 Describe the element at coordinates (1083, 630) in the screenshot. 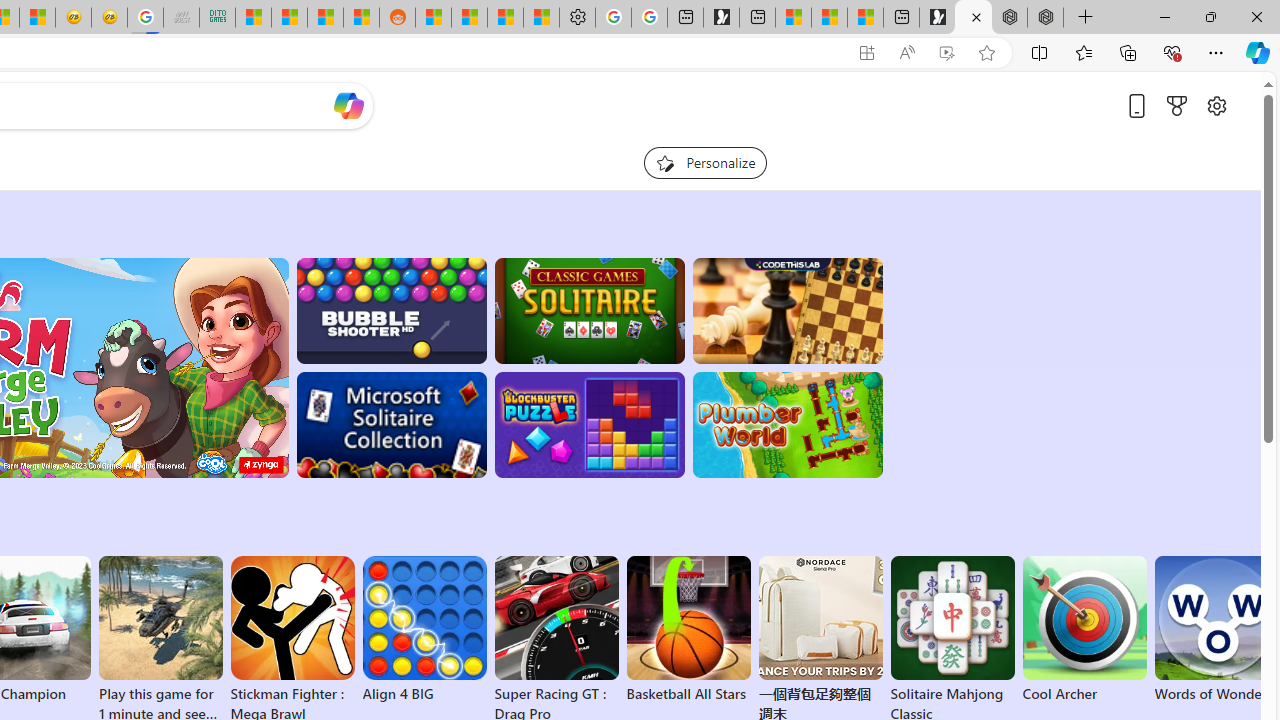

I see `'Cool Archer'` at that location.